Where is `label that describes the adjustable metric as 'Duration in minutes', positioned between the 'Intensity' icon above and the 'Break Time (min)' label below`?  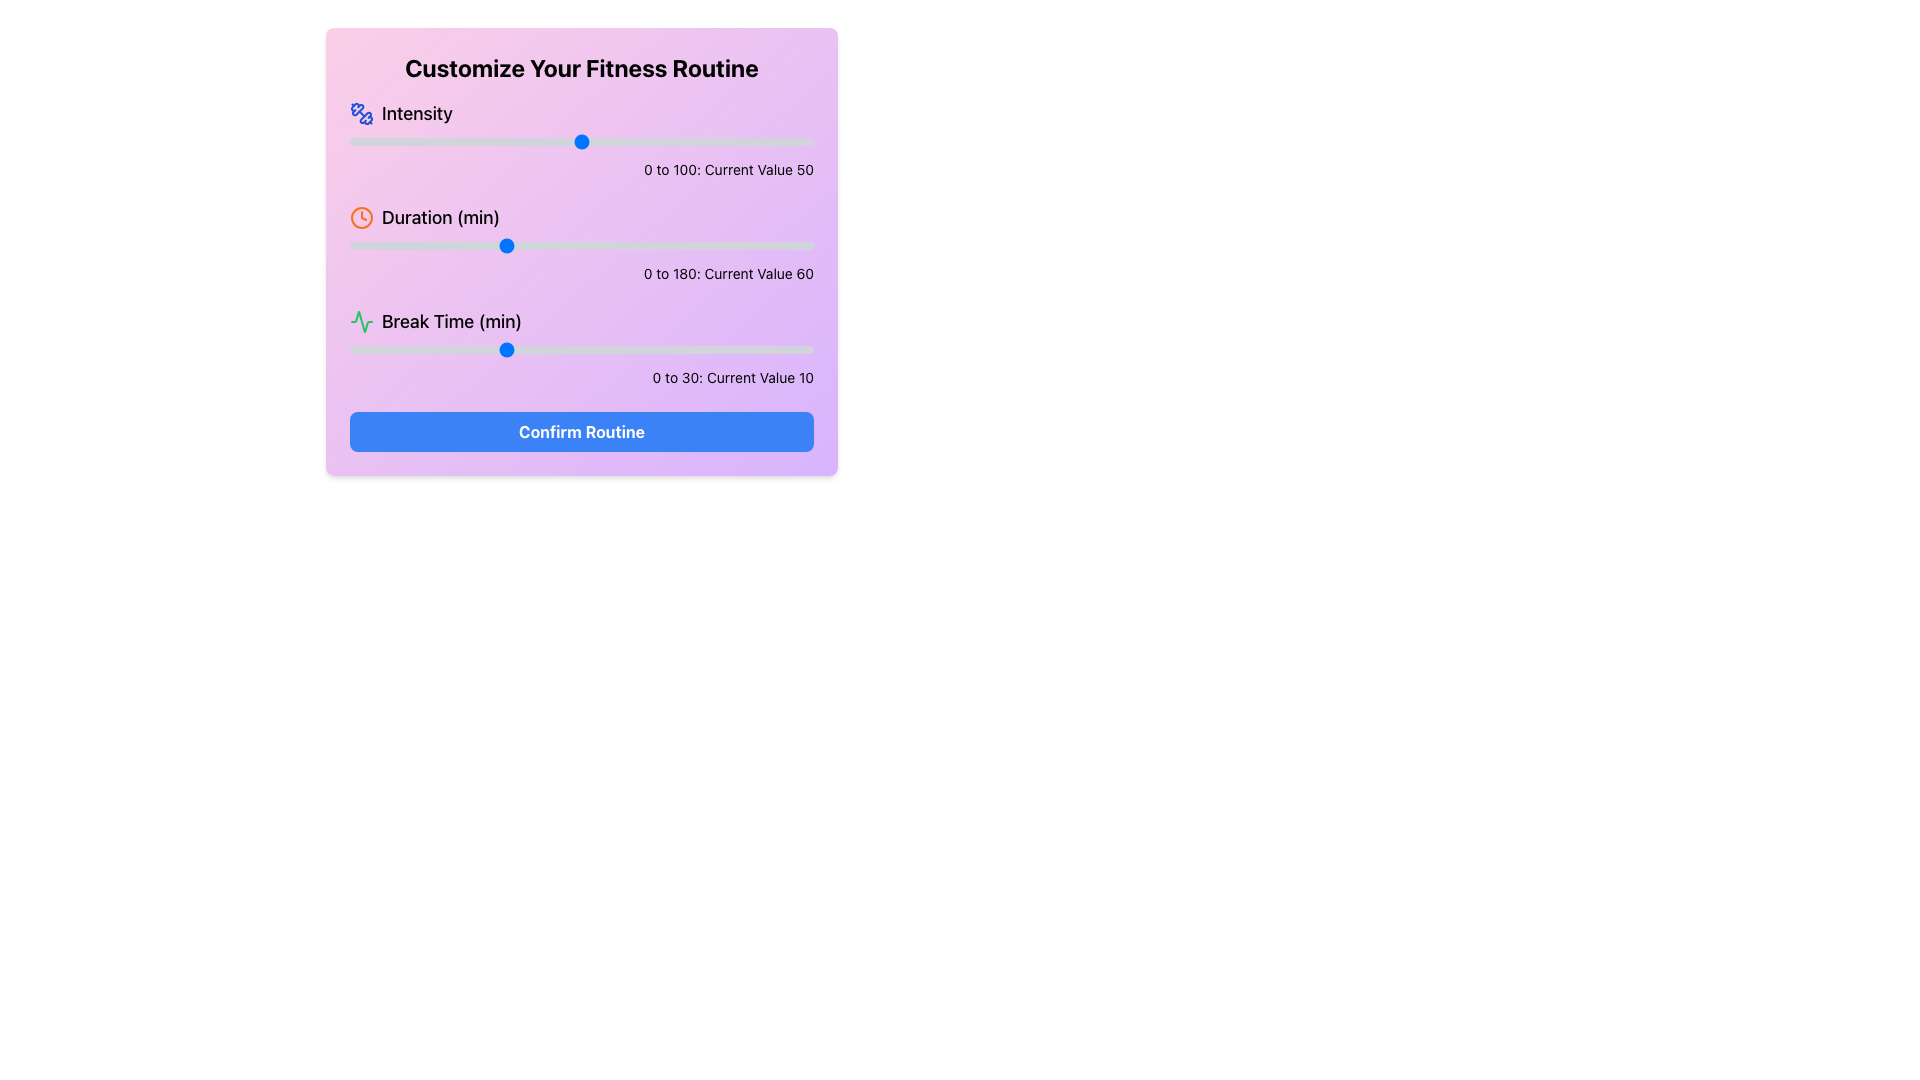
label that describes the adjustable metric as 'Duration in minutes', positioned between the 'Intensity' icon above and the 'Break Time (min)' label below is located at coordinates (440, 218).